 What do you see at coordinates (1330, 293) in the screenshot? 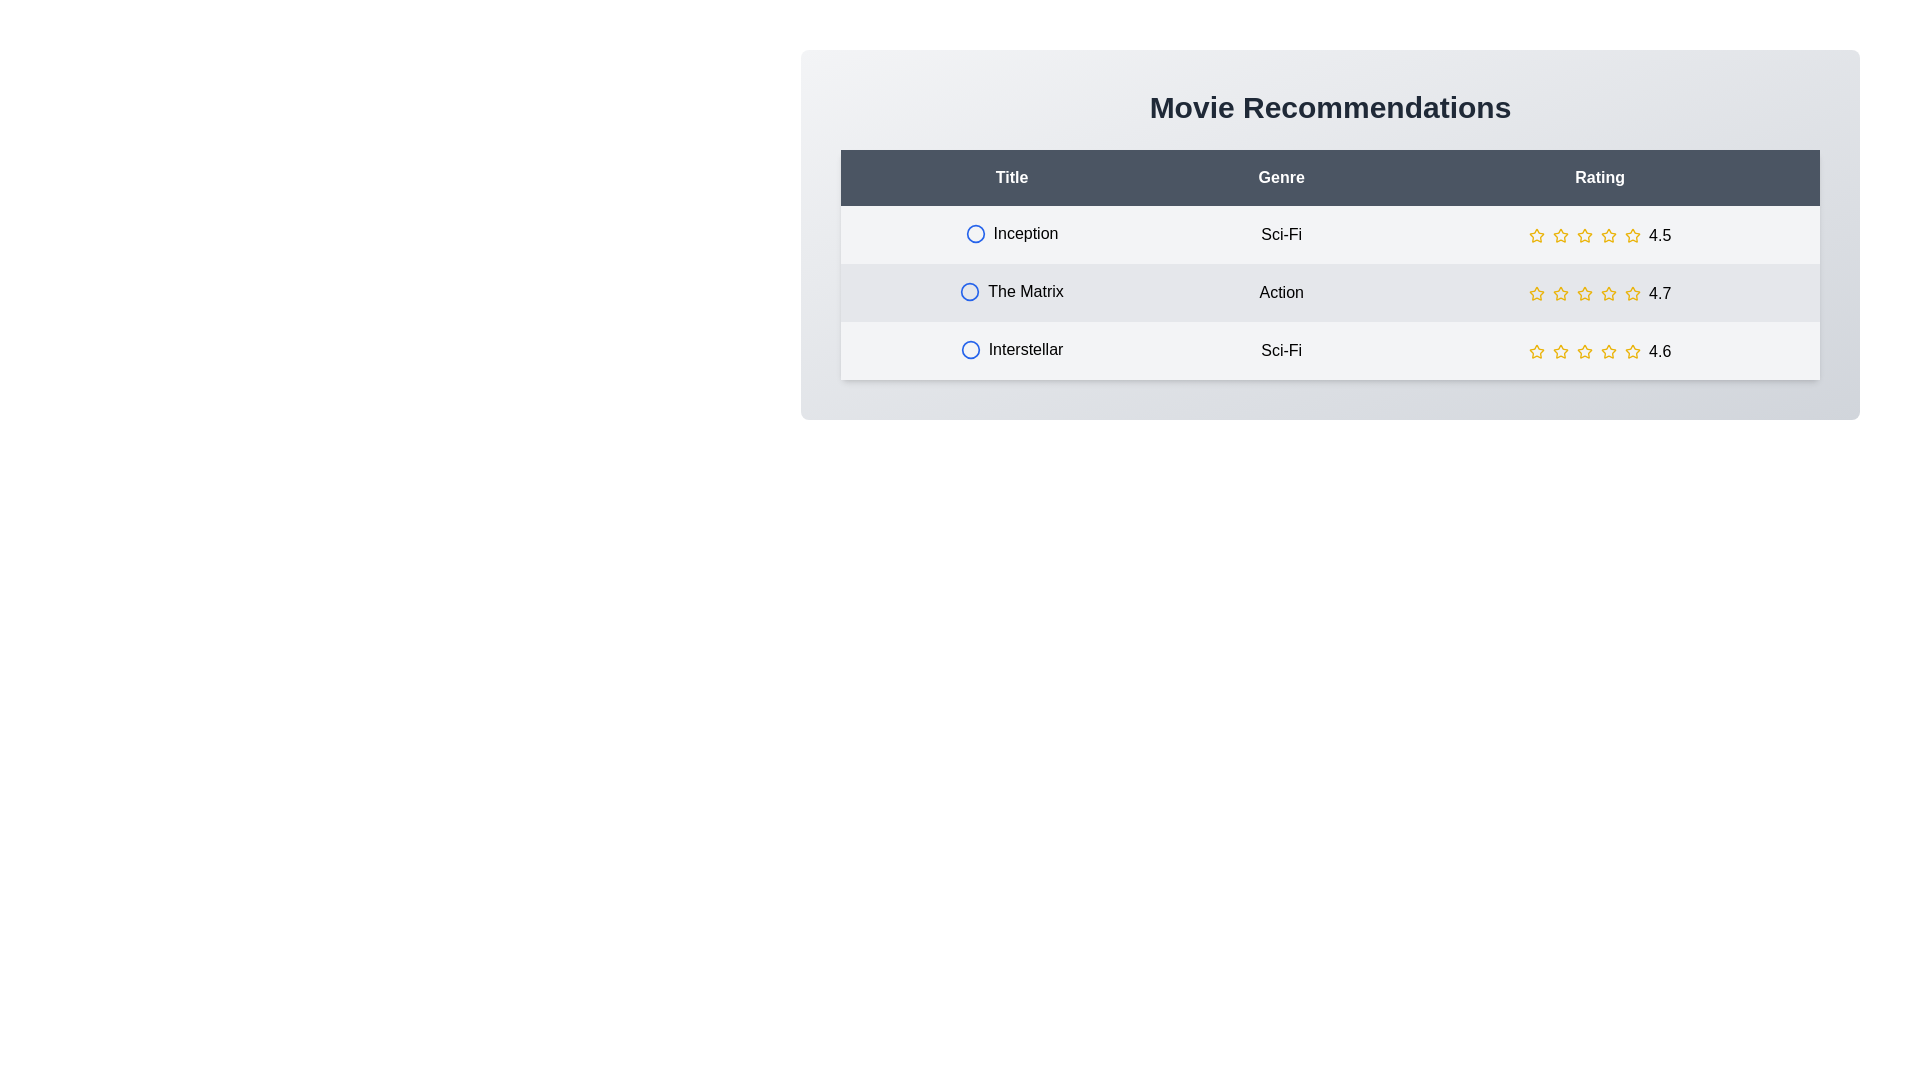
I see `the row corresponding to The Matrix` at bounding box center [1330, 293].